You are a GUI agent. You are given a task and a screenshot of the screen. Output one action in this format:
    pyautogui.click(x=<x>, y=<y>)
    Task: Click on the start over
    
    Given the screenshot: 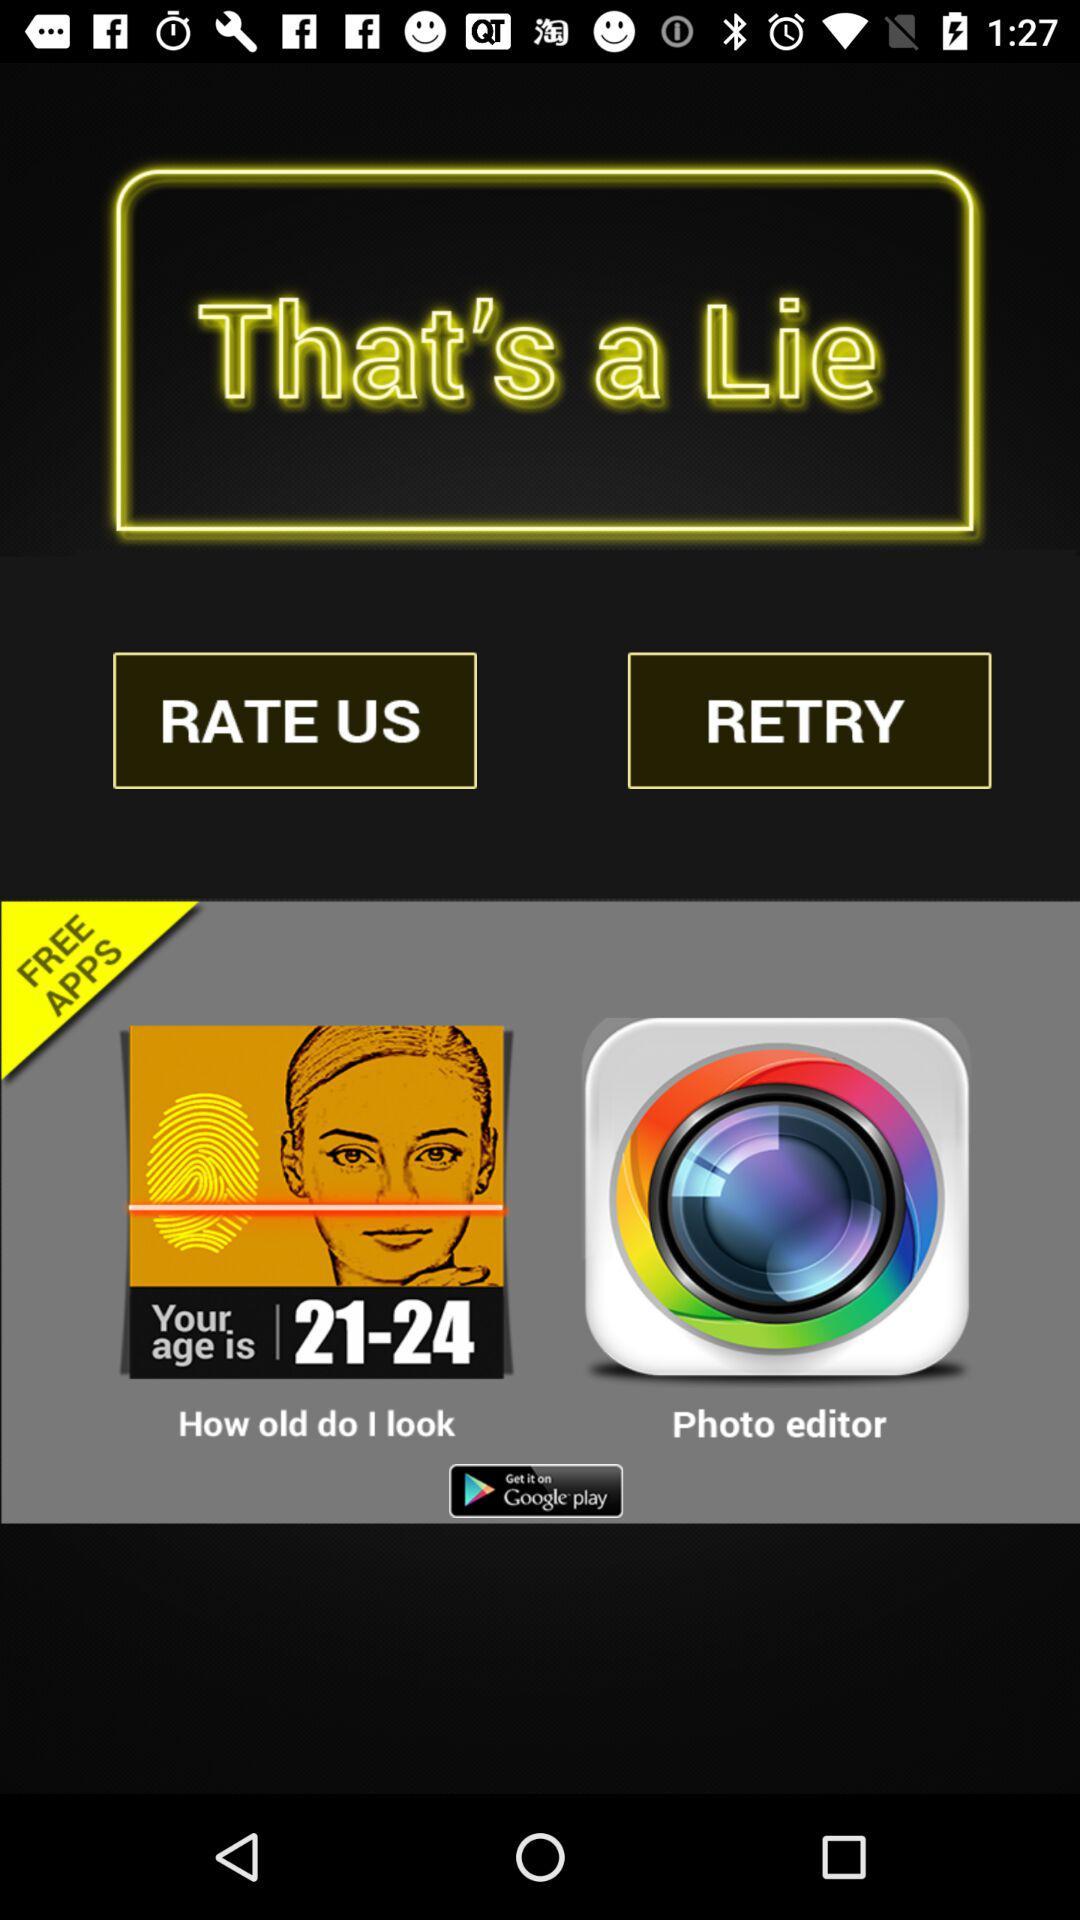 What is the action you would take?
    pyautogui.click(x=808, y=720)
    